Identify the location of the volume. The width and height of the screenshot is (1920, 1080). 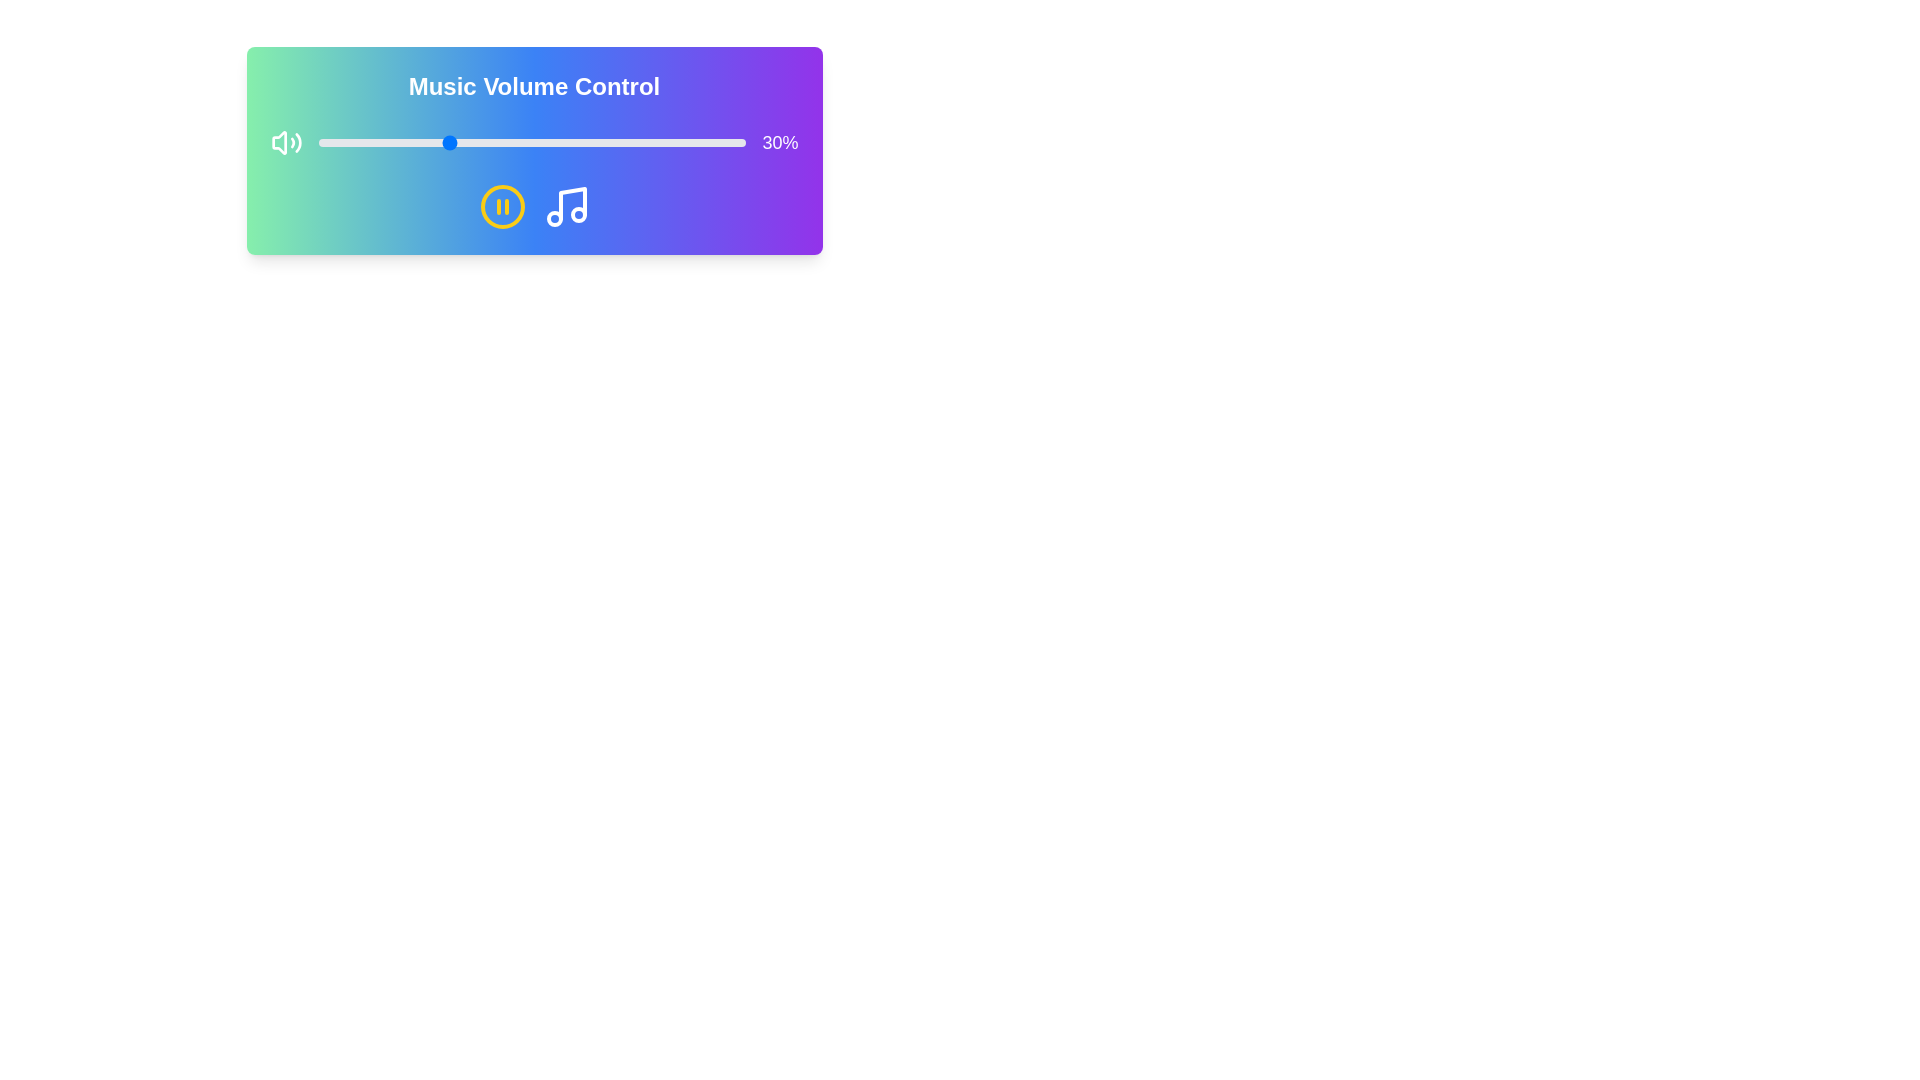
(578, 141).